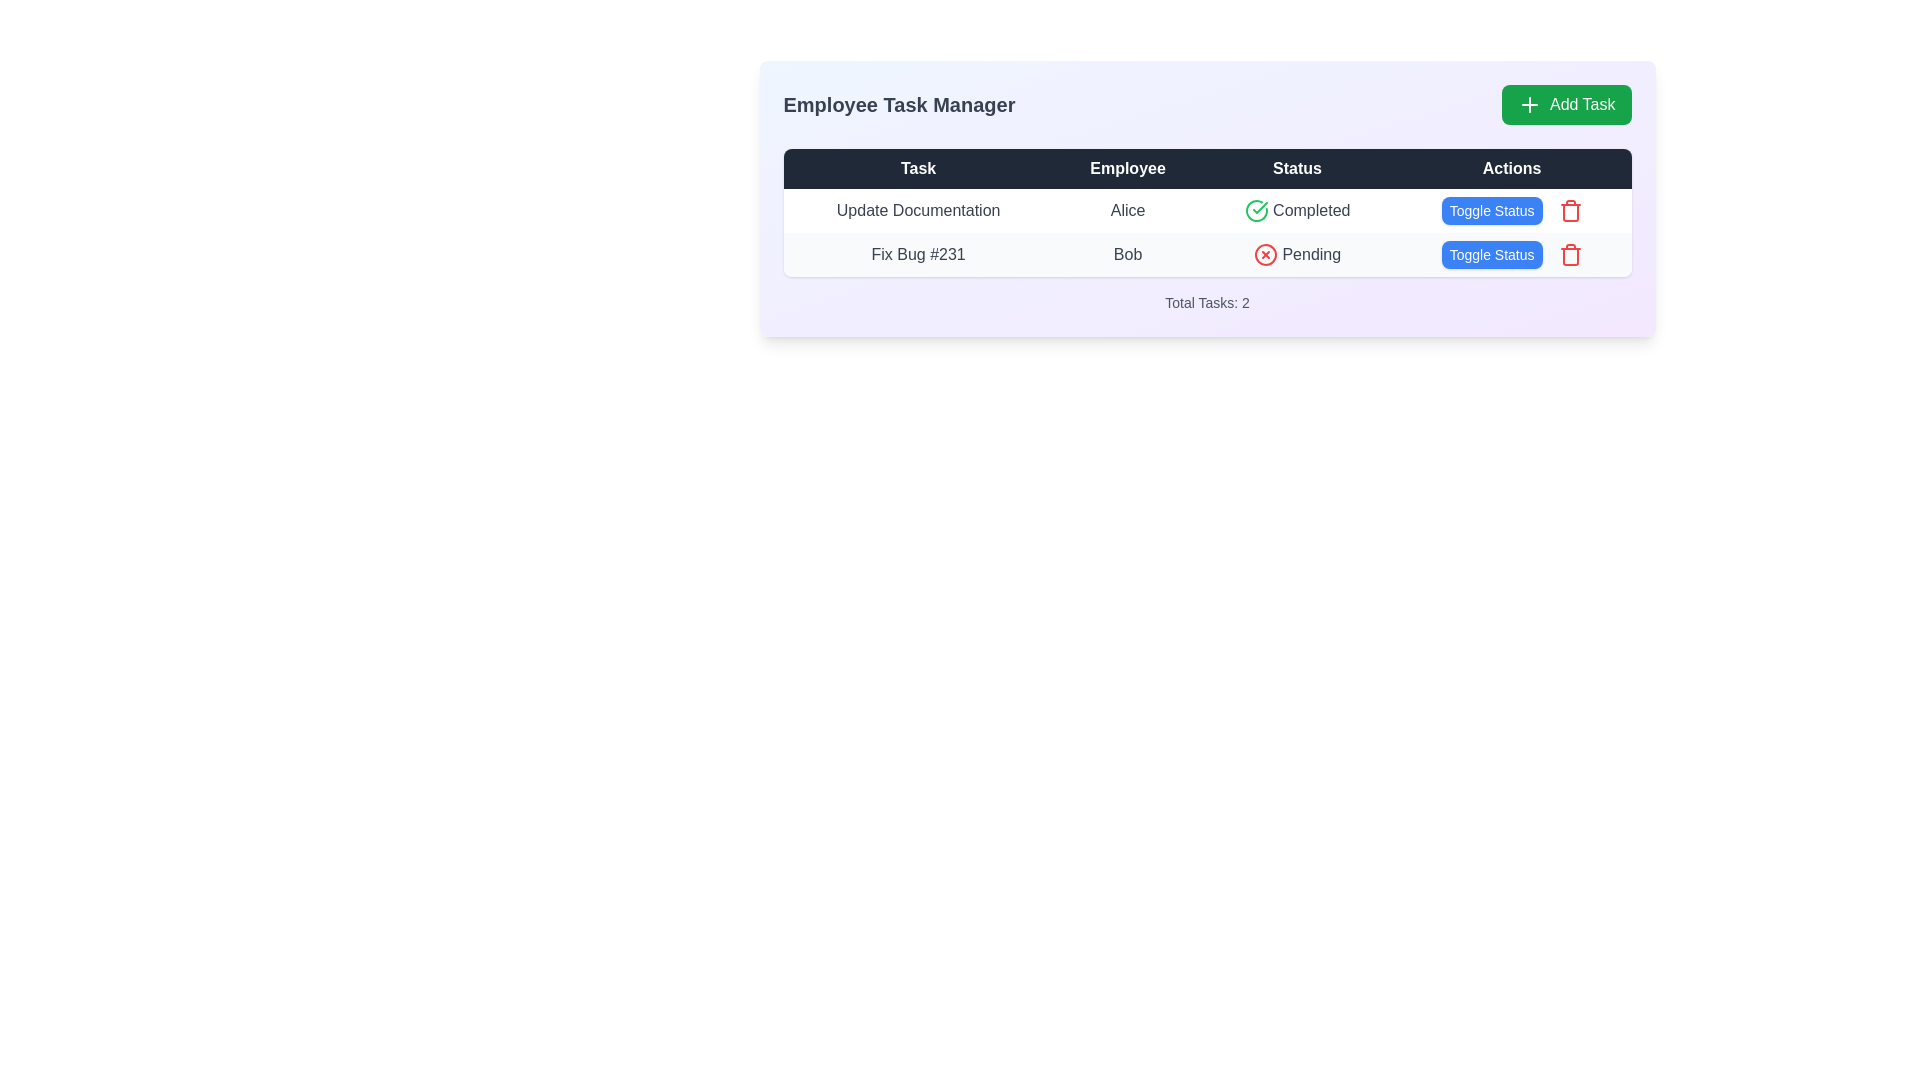  I want to click on the blue button labeled 'Toggle Status' located in the 'Actions' column of the 'Update Documentation' task, so click(1512, 211).